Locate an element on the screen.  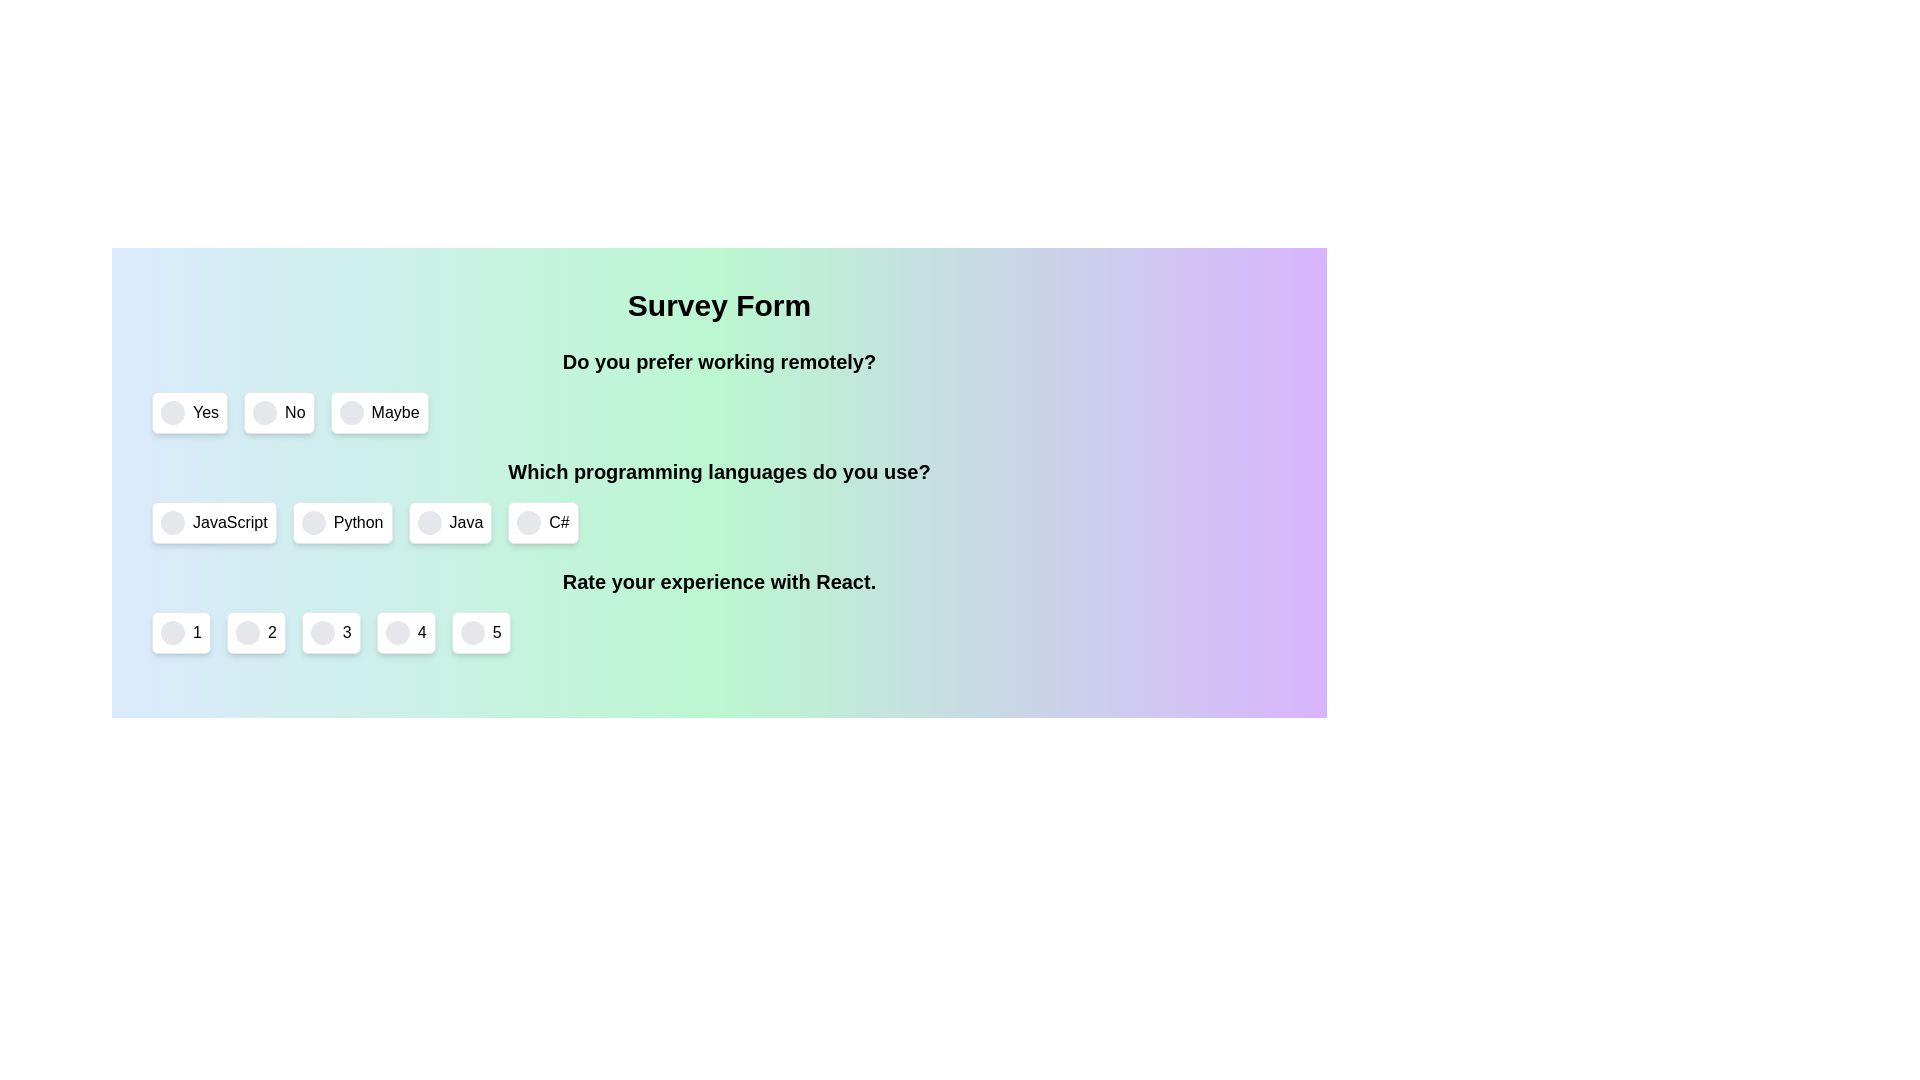
the circular selector for the survey question labeled 'Which programming languages do you use?' is located at coordinates (719, 500).